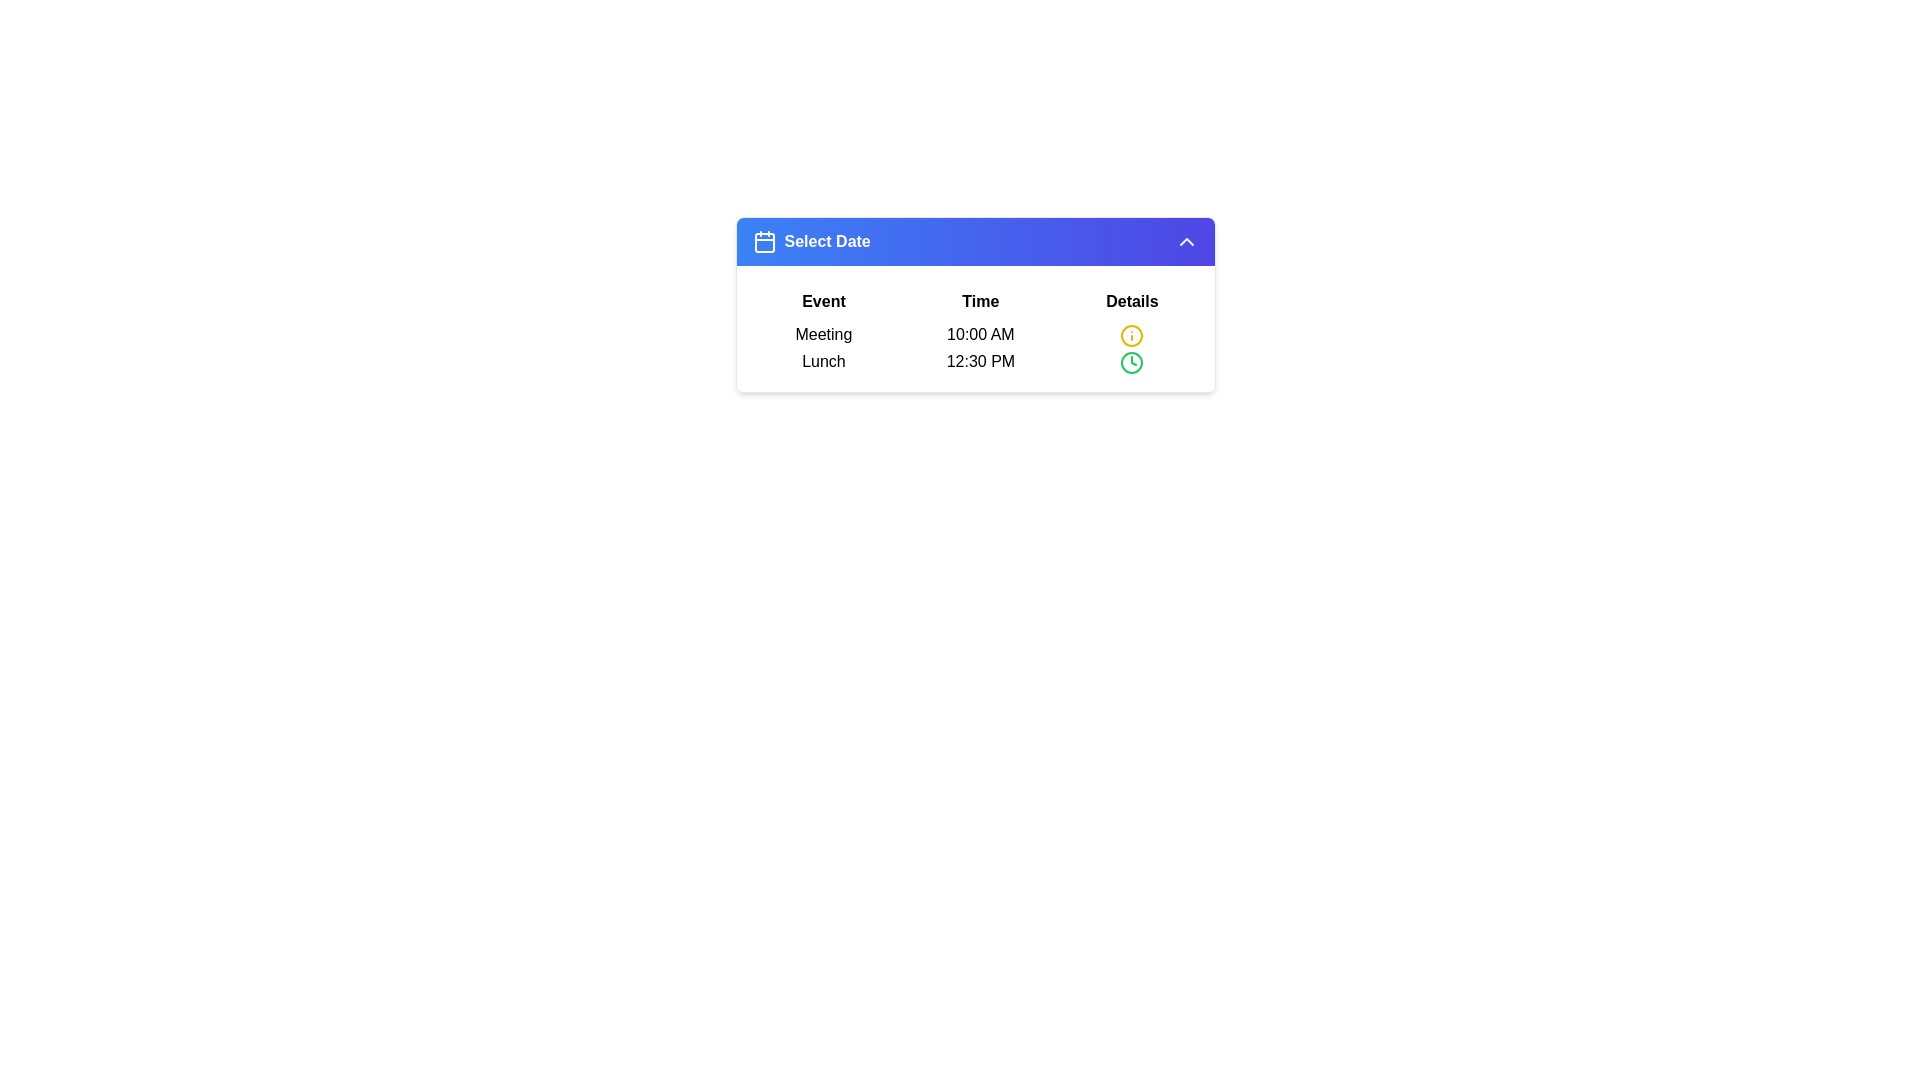 This screenshot has height=1080, width=1920. What do you see at coordinates (763, 241) in the screenshot?
I see `the calendar icon located at the leftmost side of the title bar with the text 'Select Date', which provides a visual cue for date selection` at bounding box center [763, 241].